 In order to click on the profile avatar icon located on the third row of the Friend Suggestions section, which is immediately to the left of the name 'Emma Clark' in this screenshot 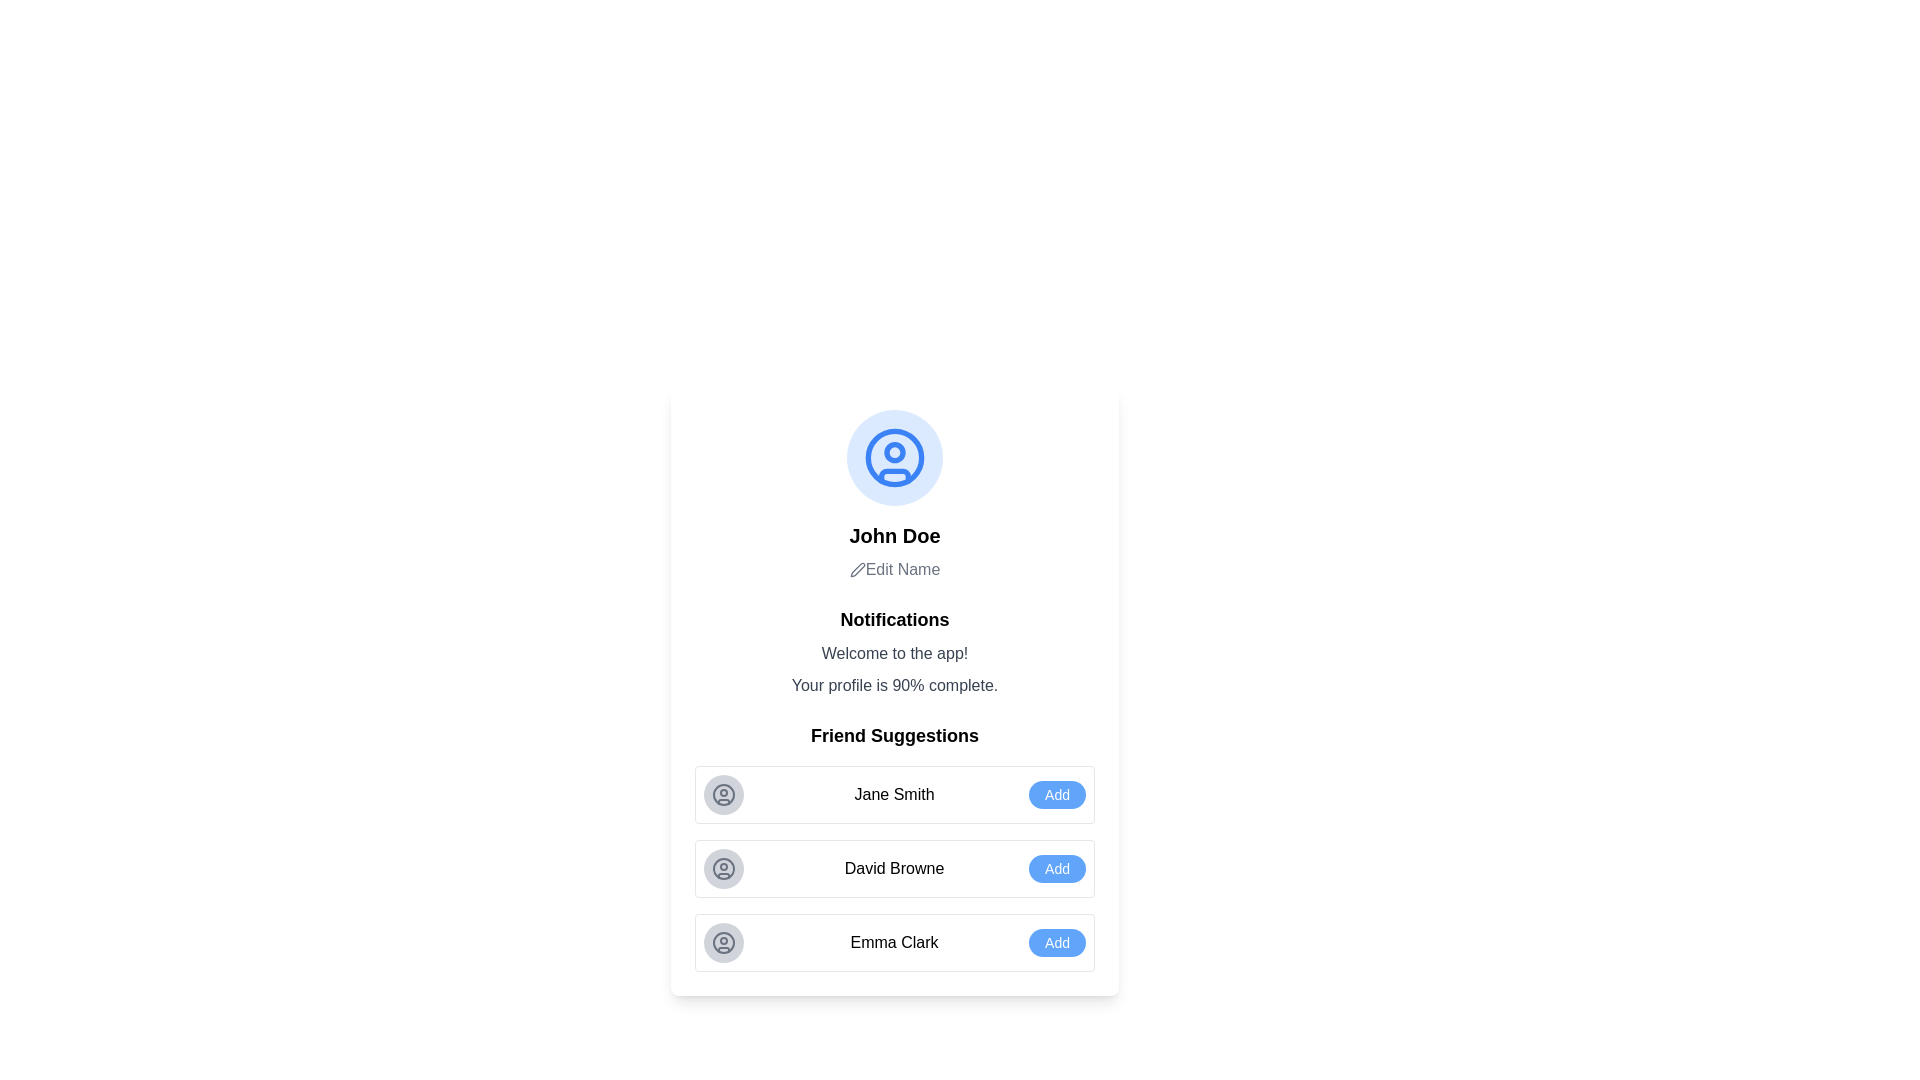, I will do `click(723, 942)`.